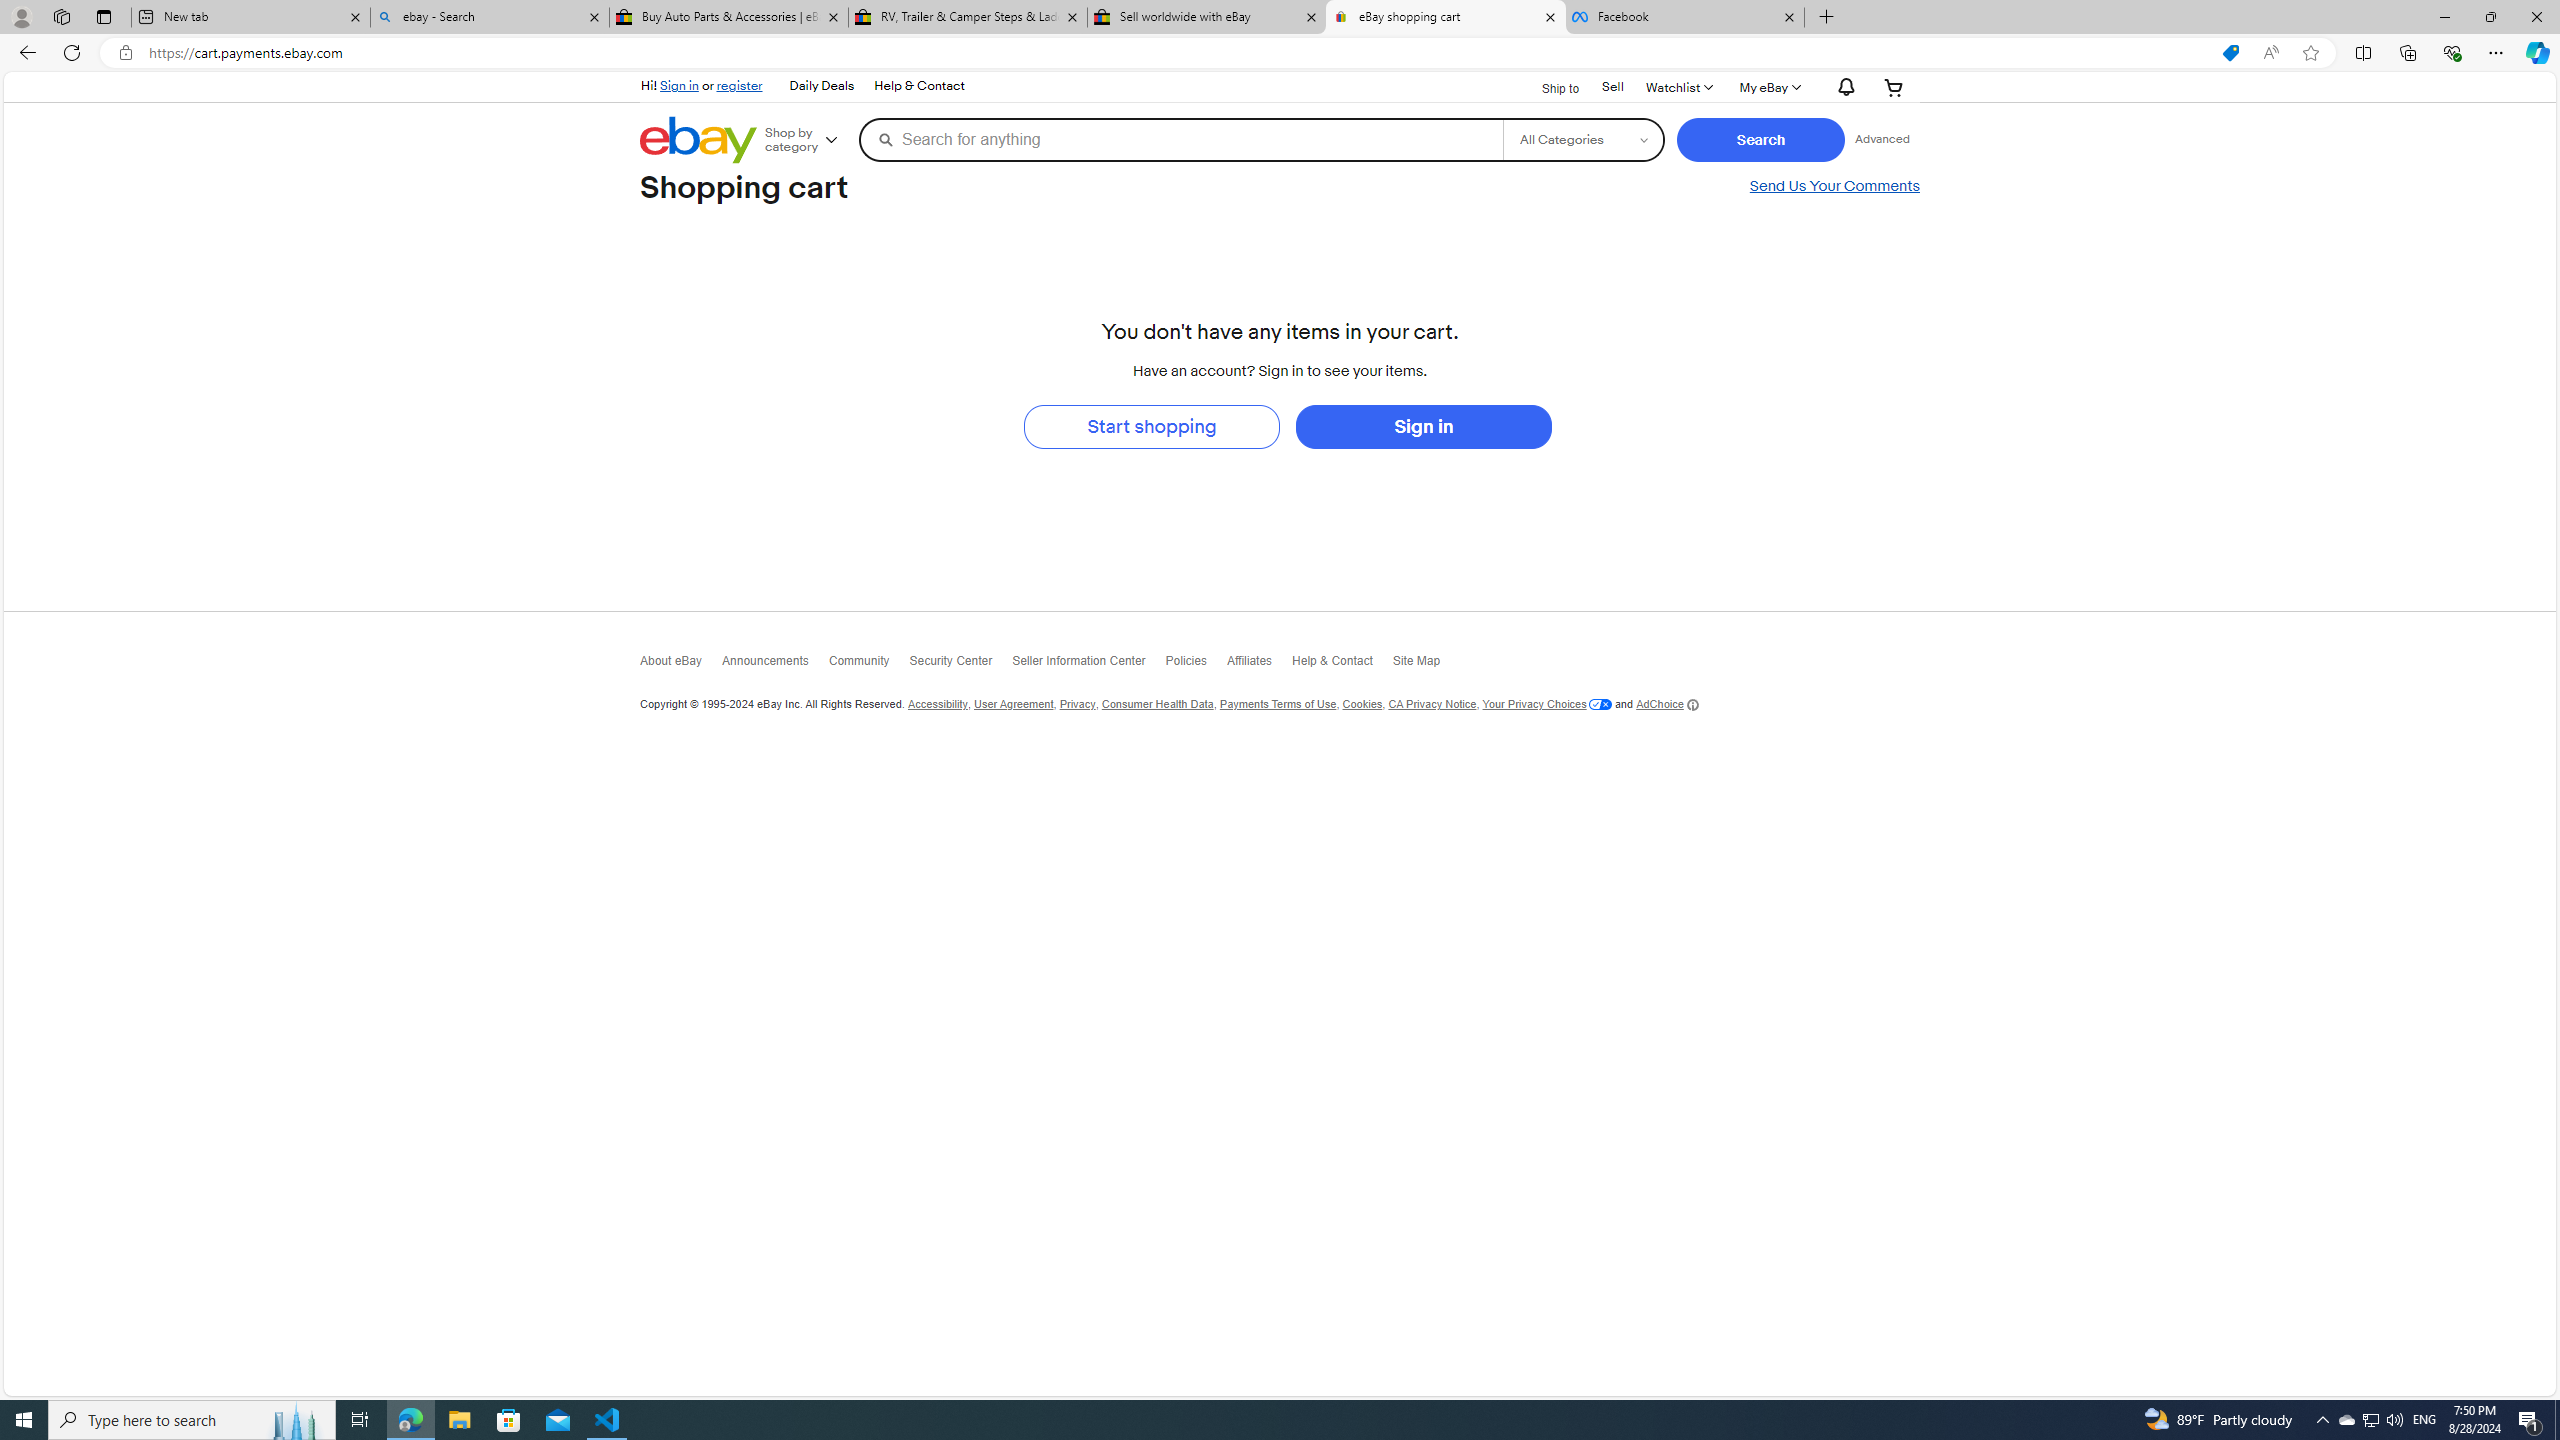  Describe the element at coordinates (488, 16) in the screenshot. I see `'ebay - Search'` at that location.